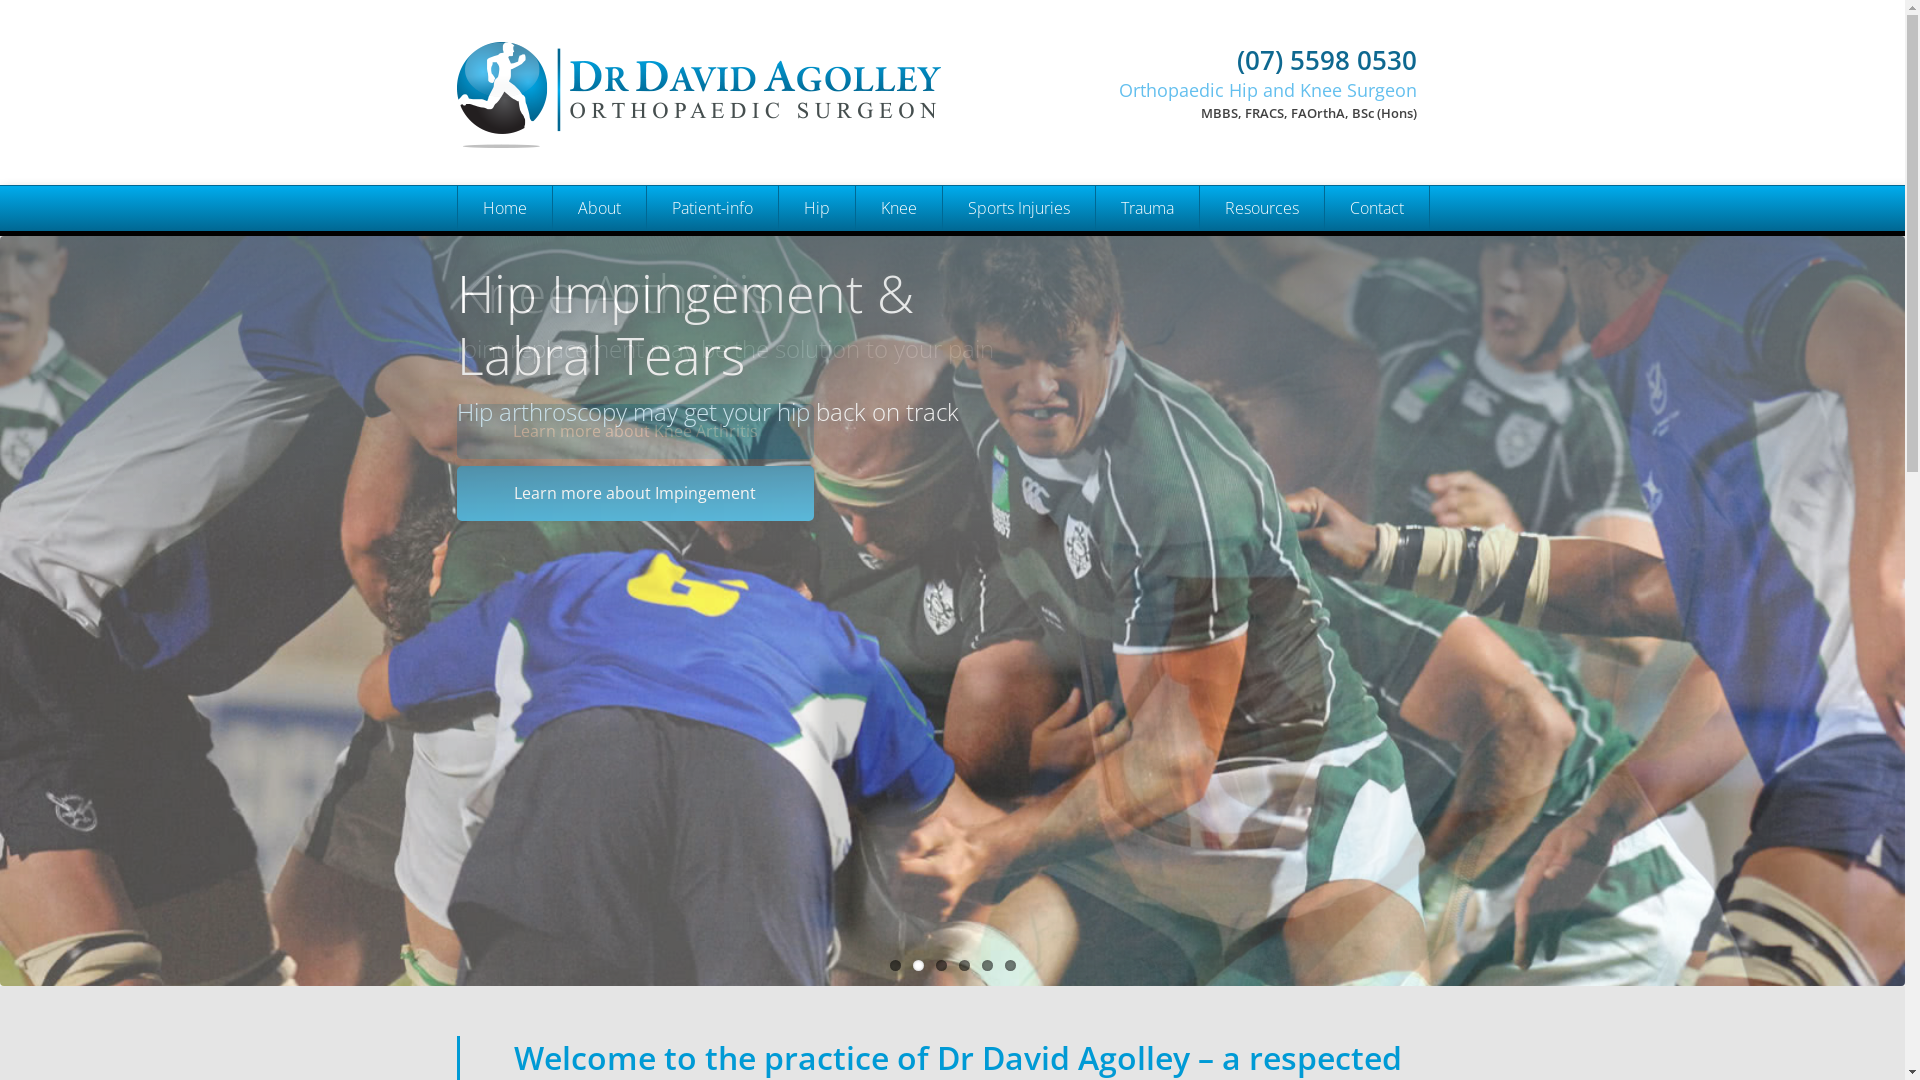 This screenshot has height=1080, width=1920. Describe the element at coordinates (816, 208) in the screenshot. I see `'Hip'` at that location.